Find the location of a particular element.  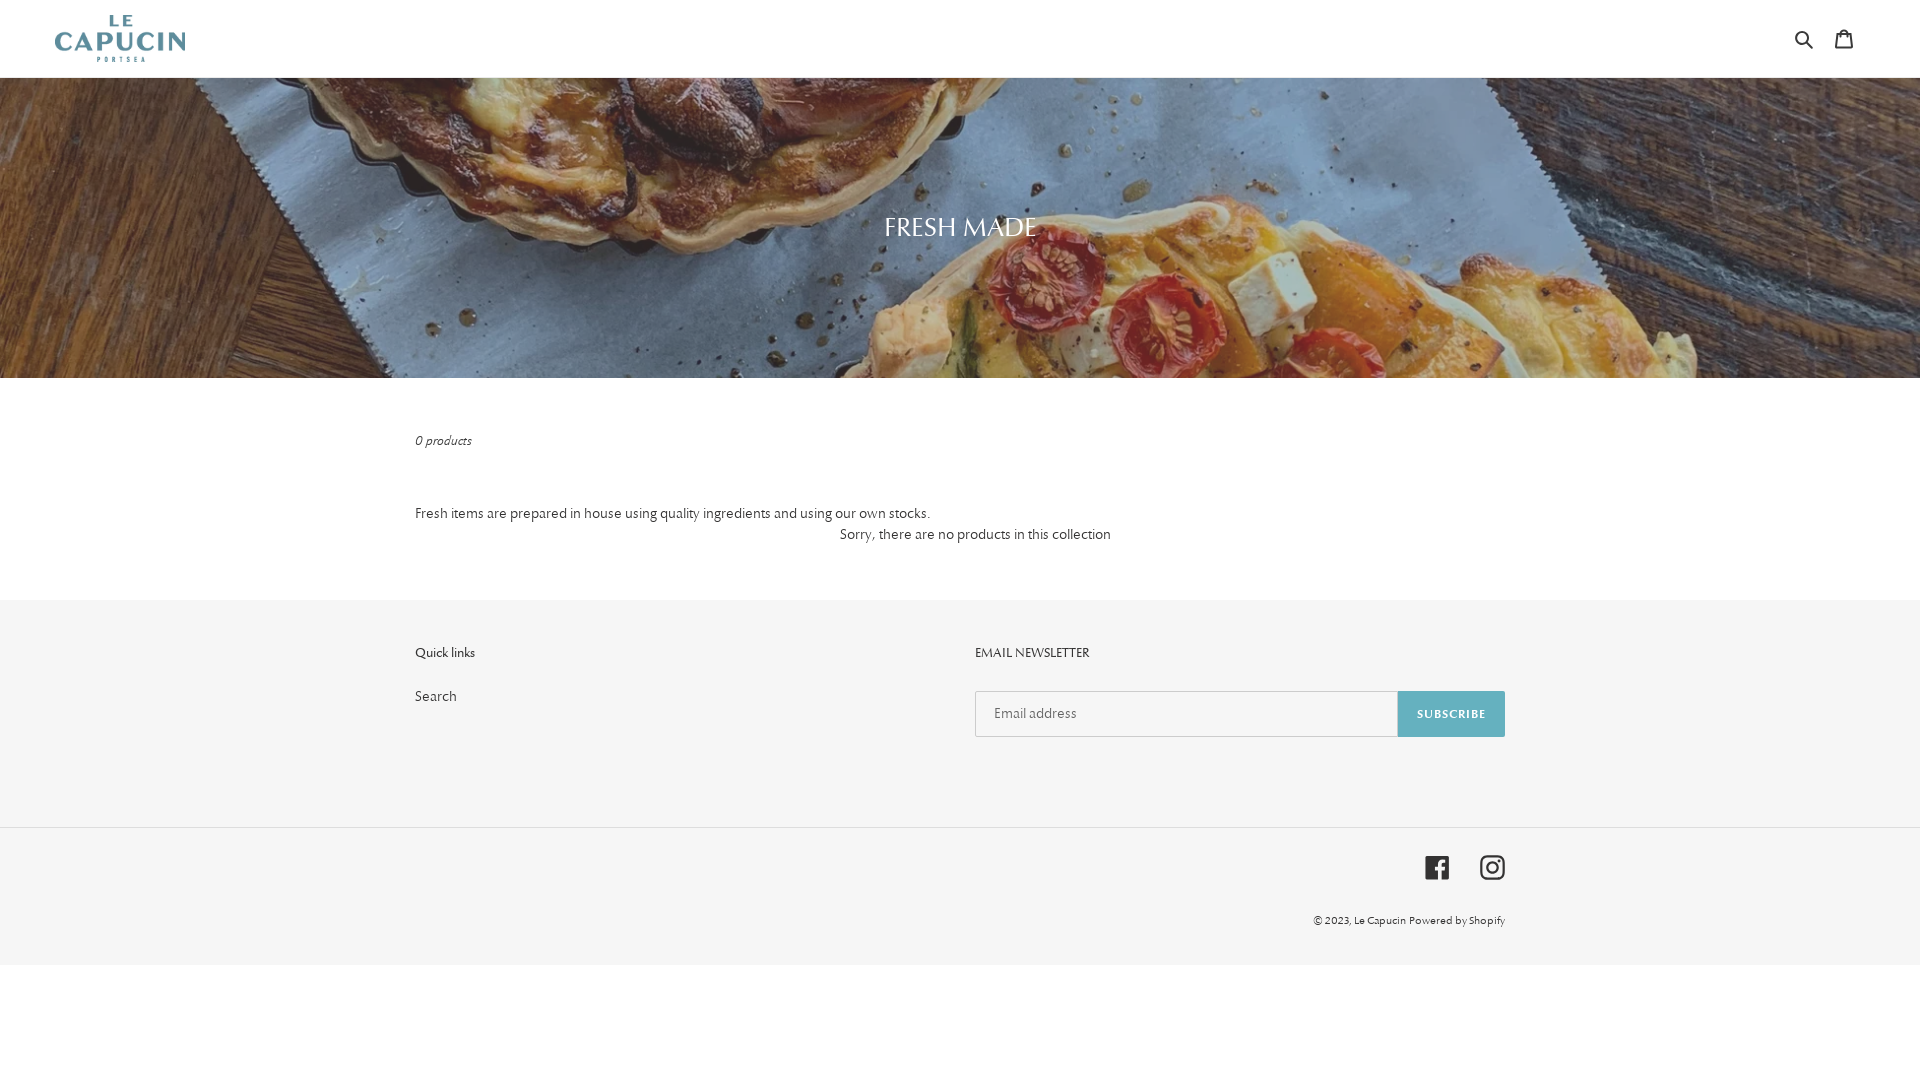

'Facebook' is located at coordinates (1424, 866).